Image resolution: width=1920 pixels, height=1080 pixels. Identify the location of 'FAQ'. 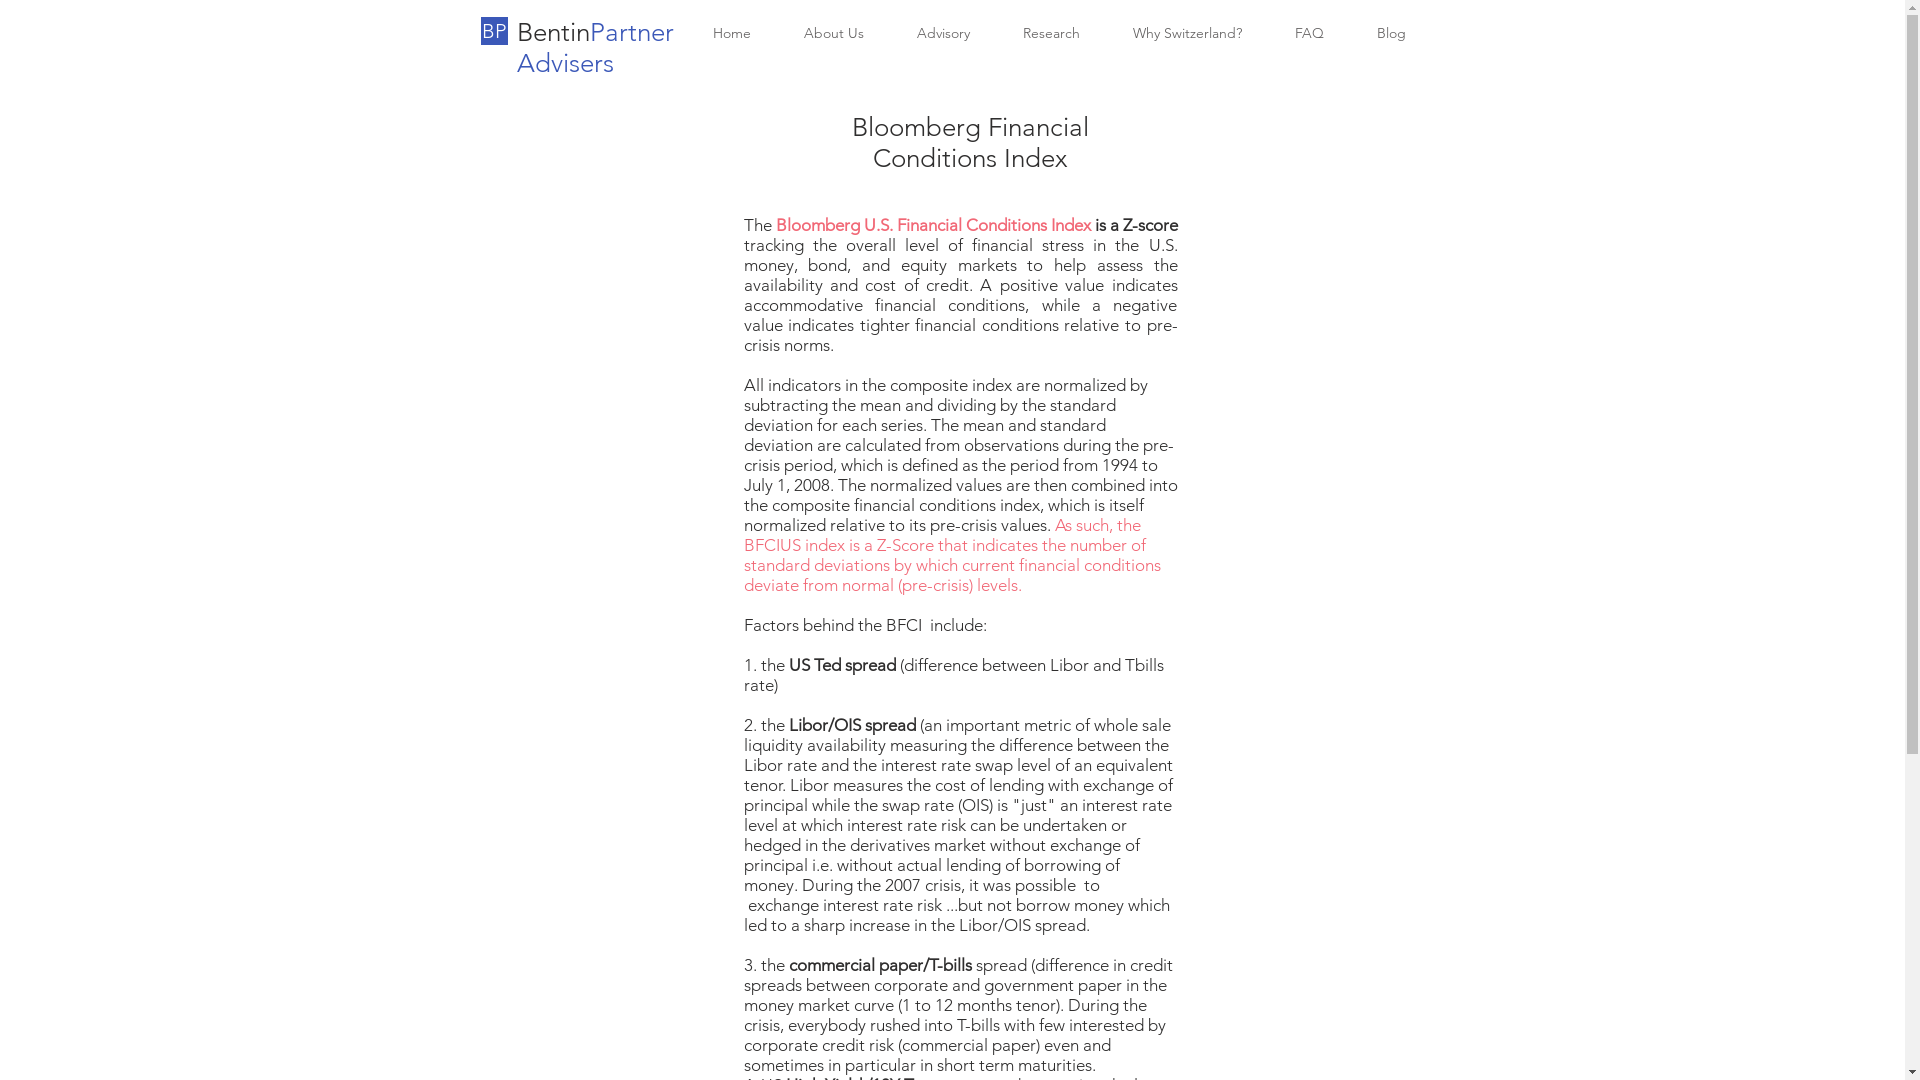
(1309, 33).